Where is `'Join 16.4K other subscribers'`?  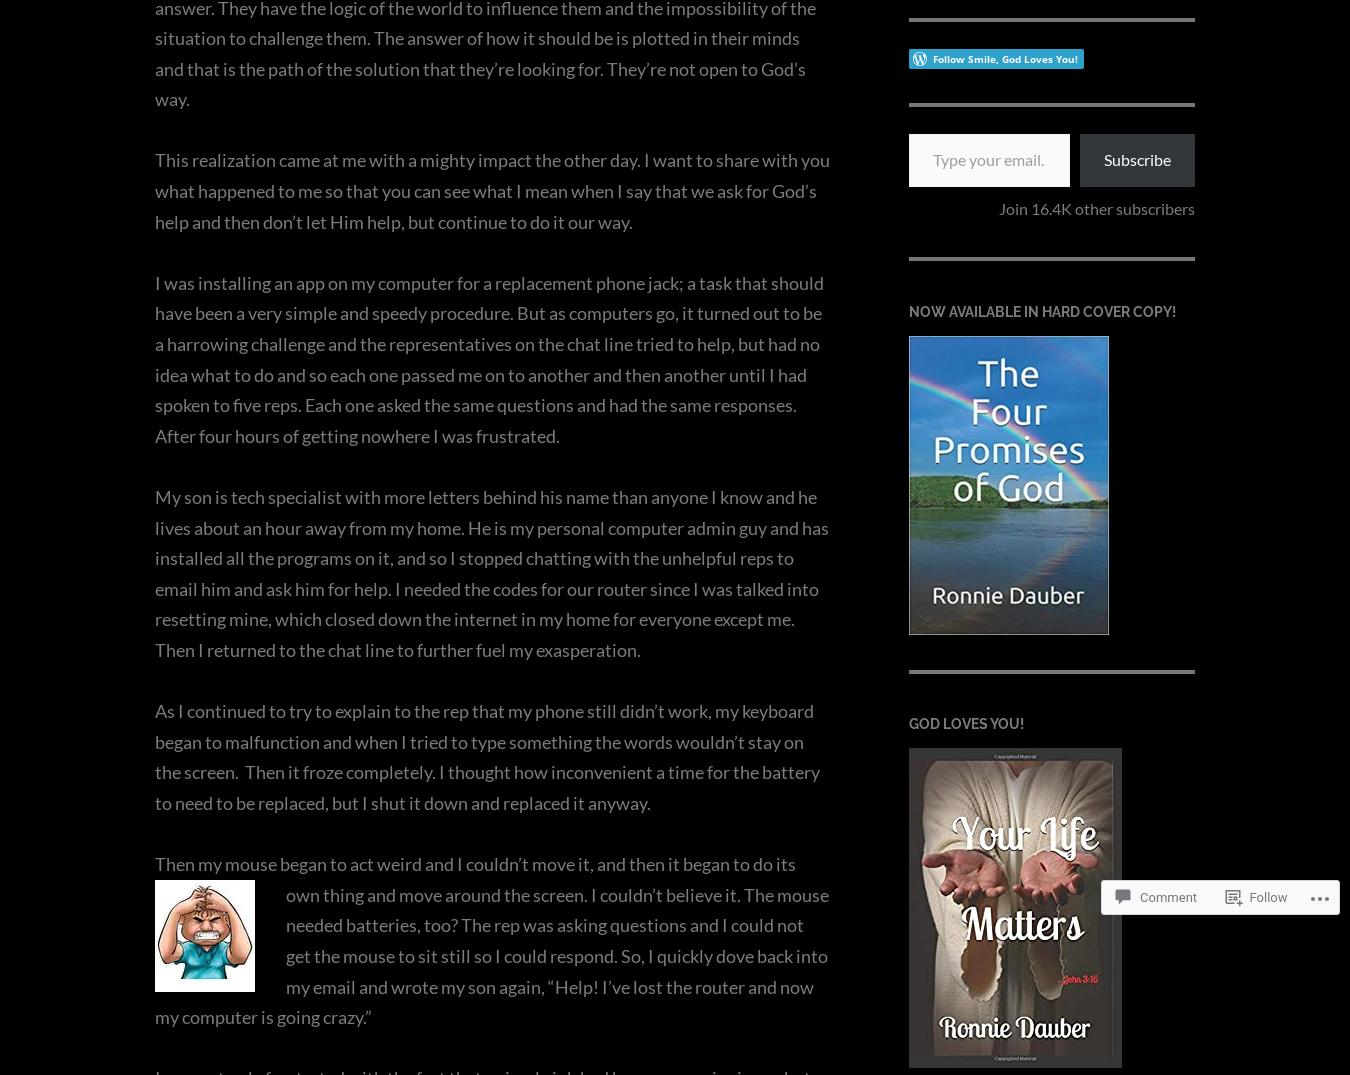
'Join 16.4K other subscribers' is located at coordinates (1097, 207).